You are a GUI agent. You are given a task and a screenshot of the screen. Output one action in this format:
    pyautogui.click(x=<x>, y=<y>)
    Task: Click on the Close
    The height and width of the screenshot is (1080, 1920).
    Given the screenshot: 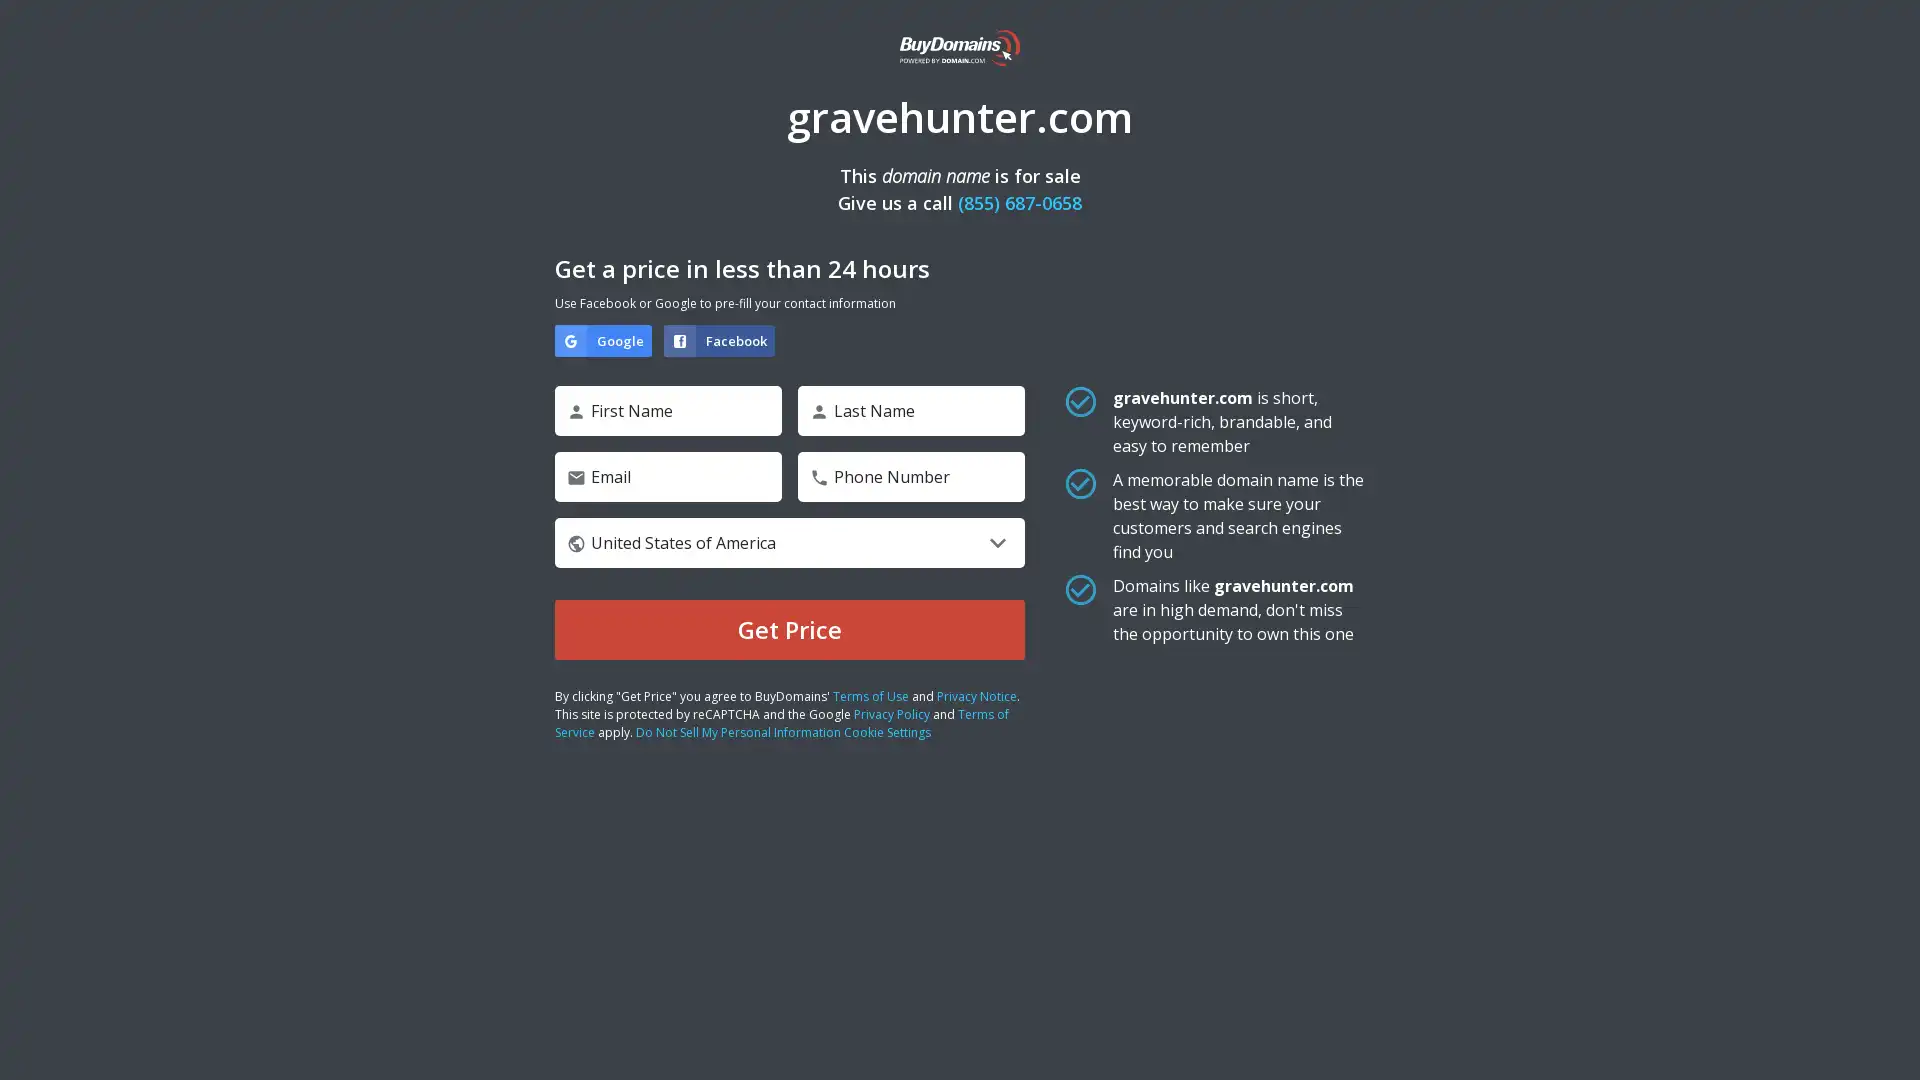 What is the action you would take?
    pyautogui.click(x=365, y=749)
    